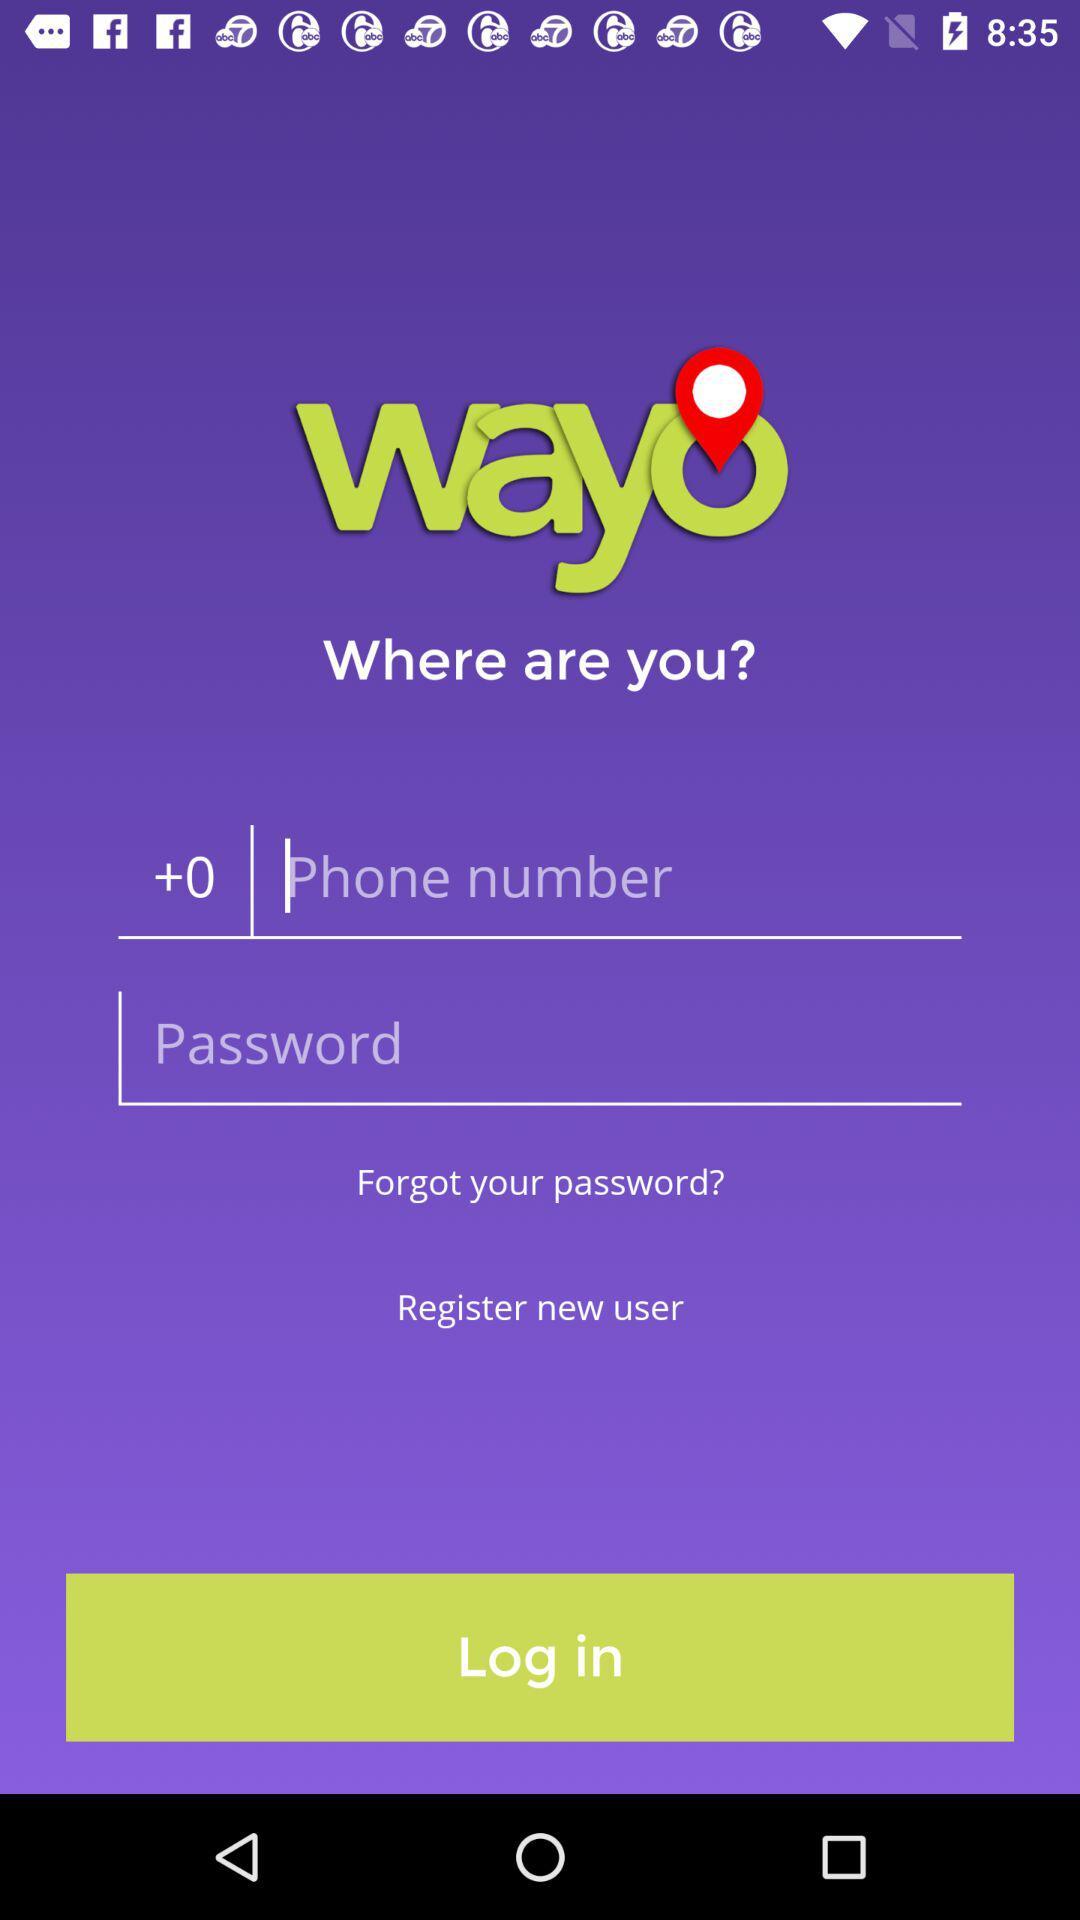 Image resolution: width=1080 pixels, height=1920 pixels. What do you see at coordinates (540, 1306) in the screenshot?
I see `the icon above log in icon` at bounding box center [540, 1306].